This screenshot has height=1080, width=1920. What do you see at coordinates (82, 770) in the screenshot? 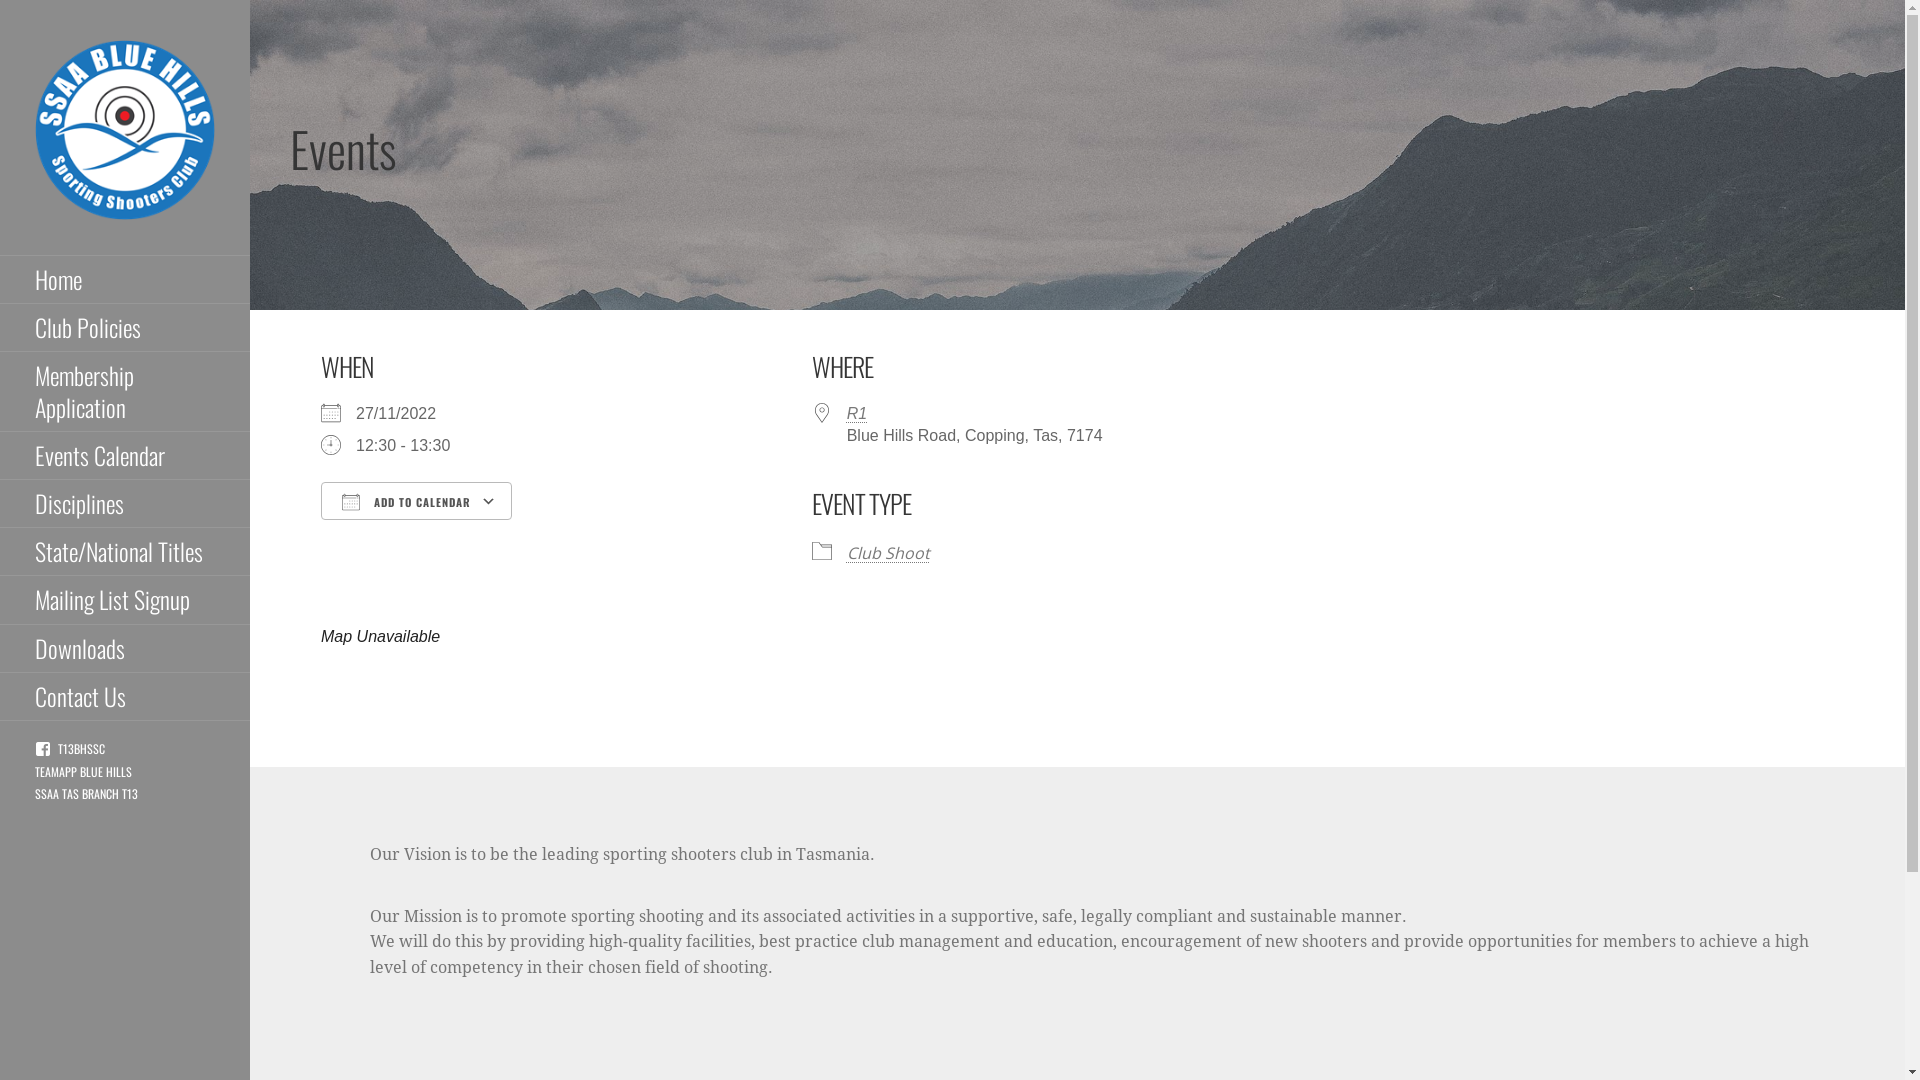
I see `'TEAMAPP BLUE HILLS'` at bounding box center [82, 770].